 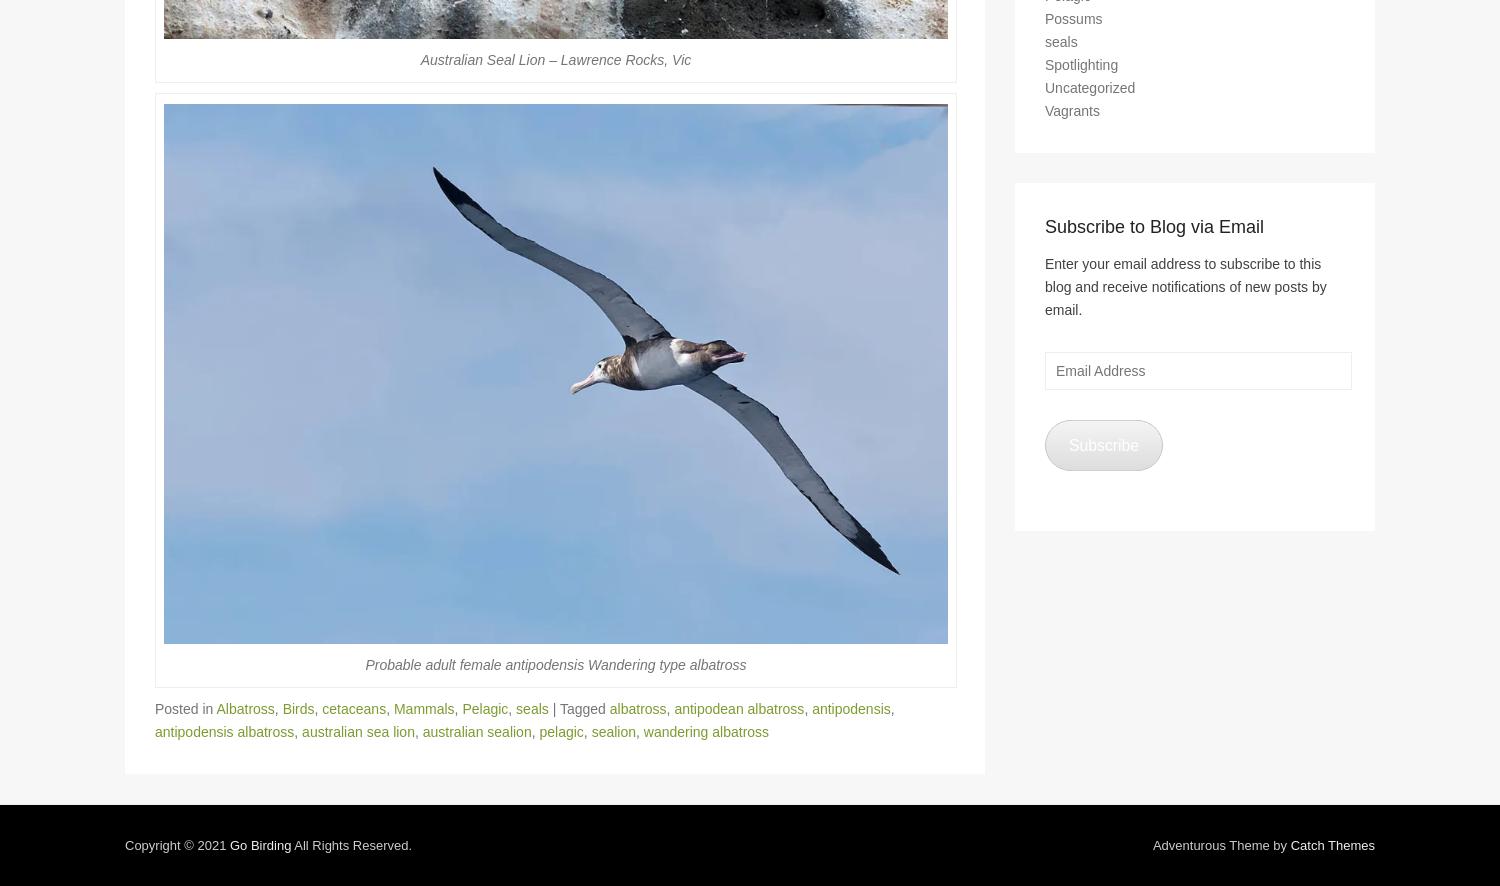 I want to click on 'Possums', so click(x=1072, y=27).